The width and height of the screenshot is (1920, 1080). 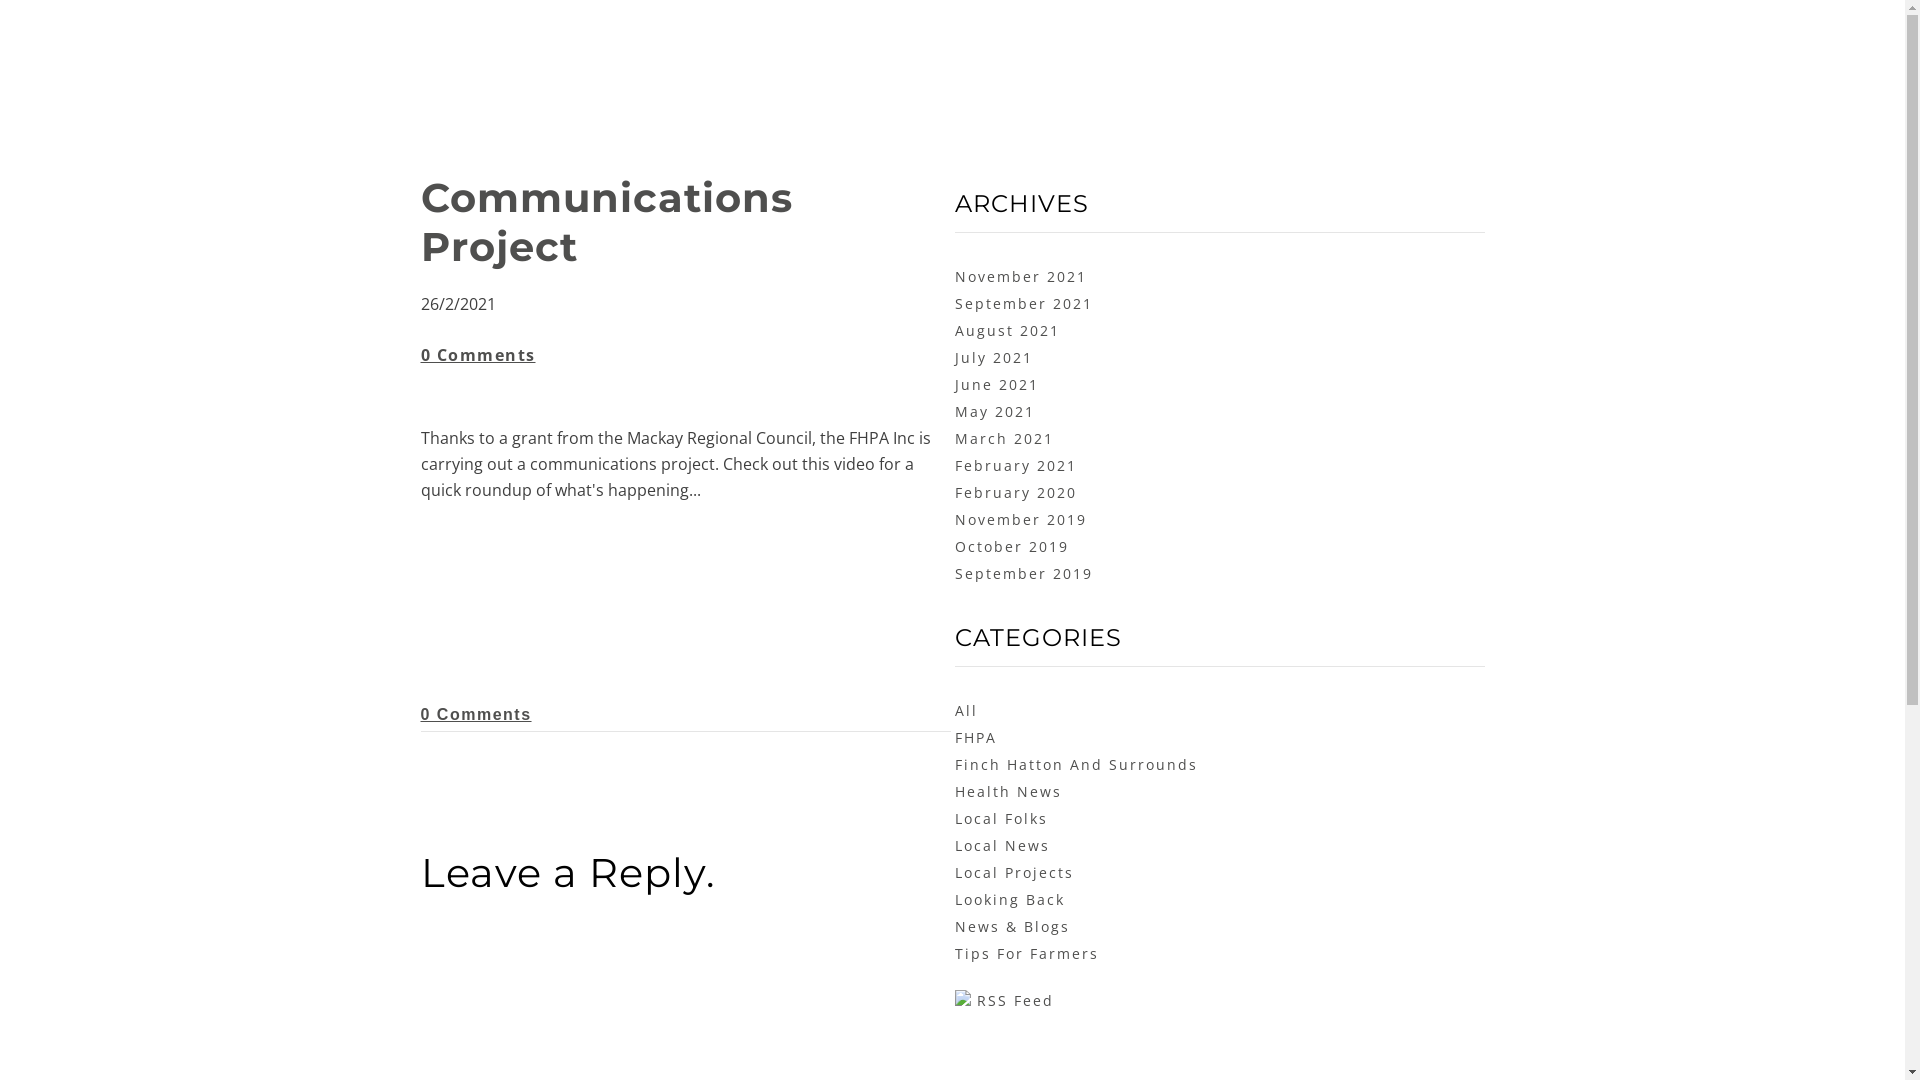 What do you see at coordinates (1003, 437) in the screenshot?
I see `'March 2021'` at bounding box center [1003, 437].